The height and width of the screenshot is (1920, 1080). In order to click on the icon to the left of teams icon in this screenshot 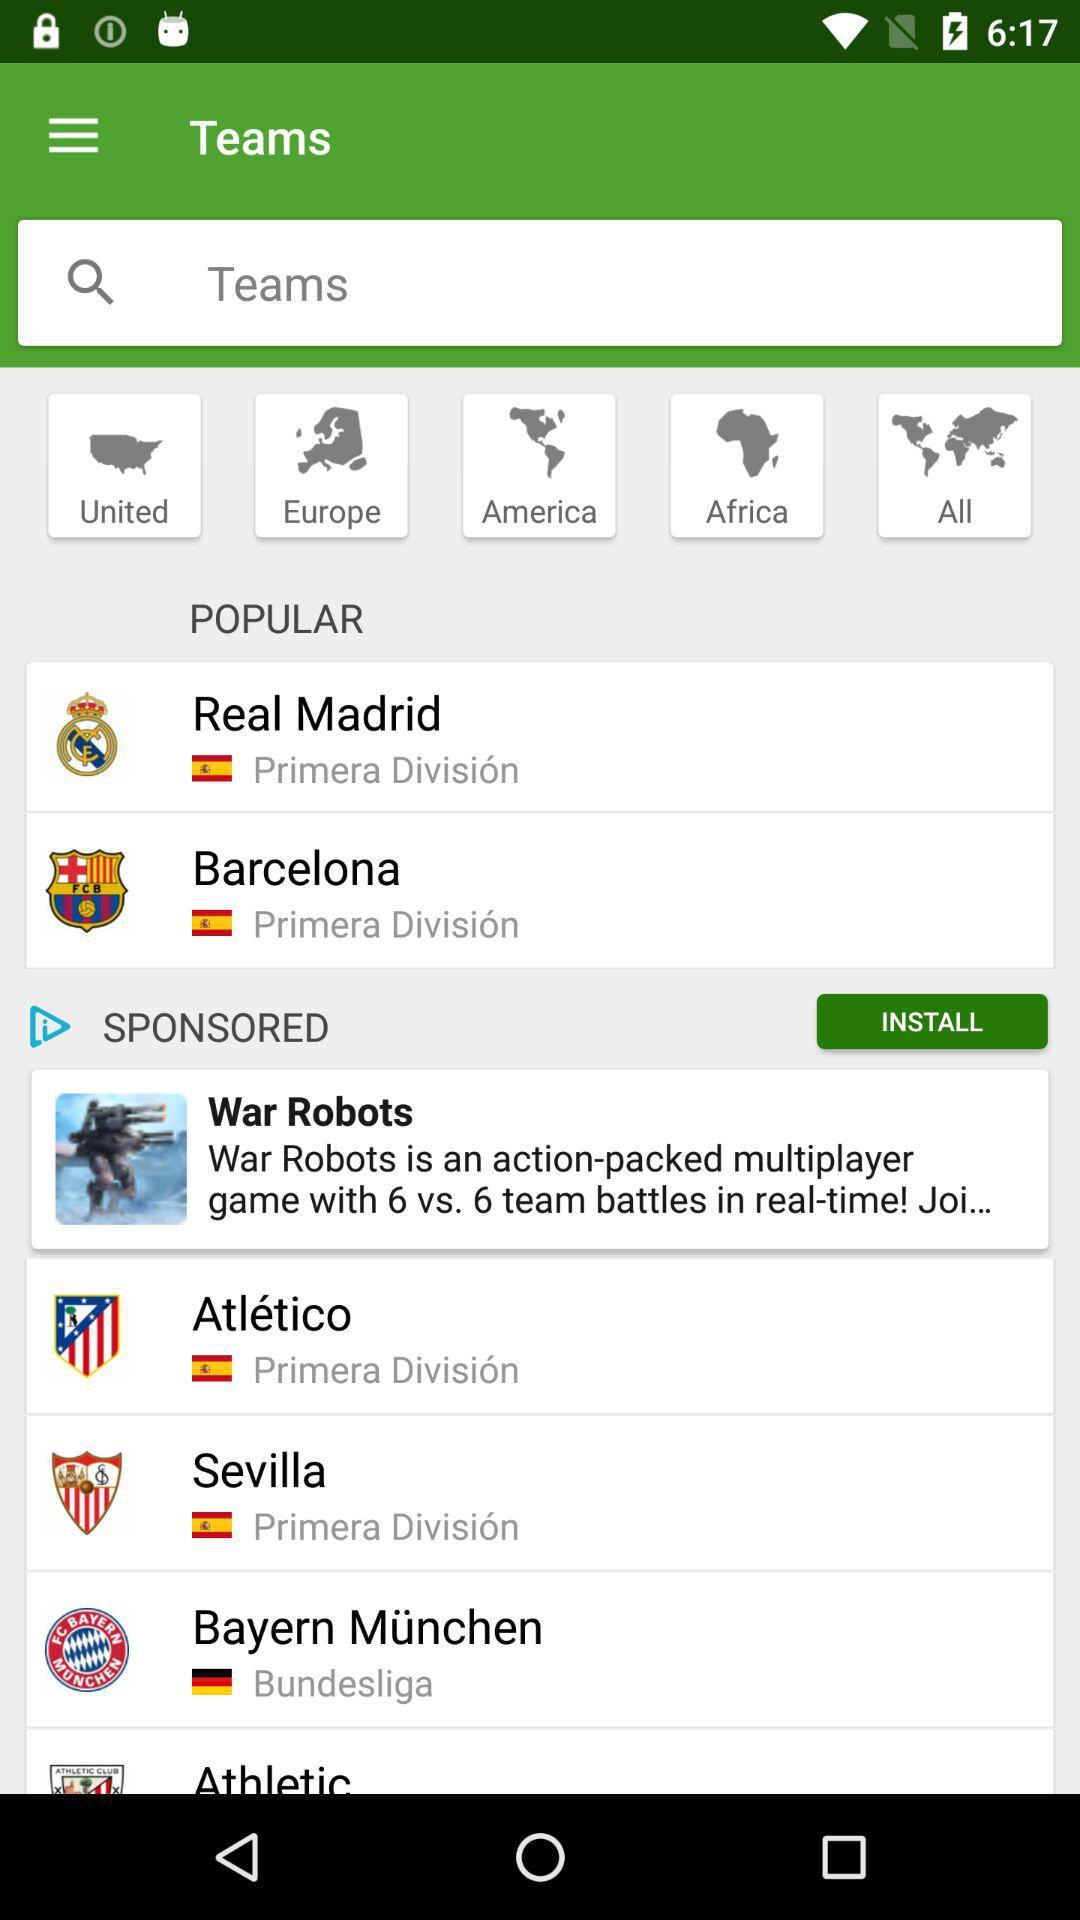, I will do `click(72, 135)`.